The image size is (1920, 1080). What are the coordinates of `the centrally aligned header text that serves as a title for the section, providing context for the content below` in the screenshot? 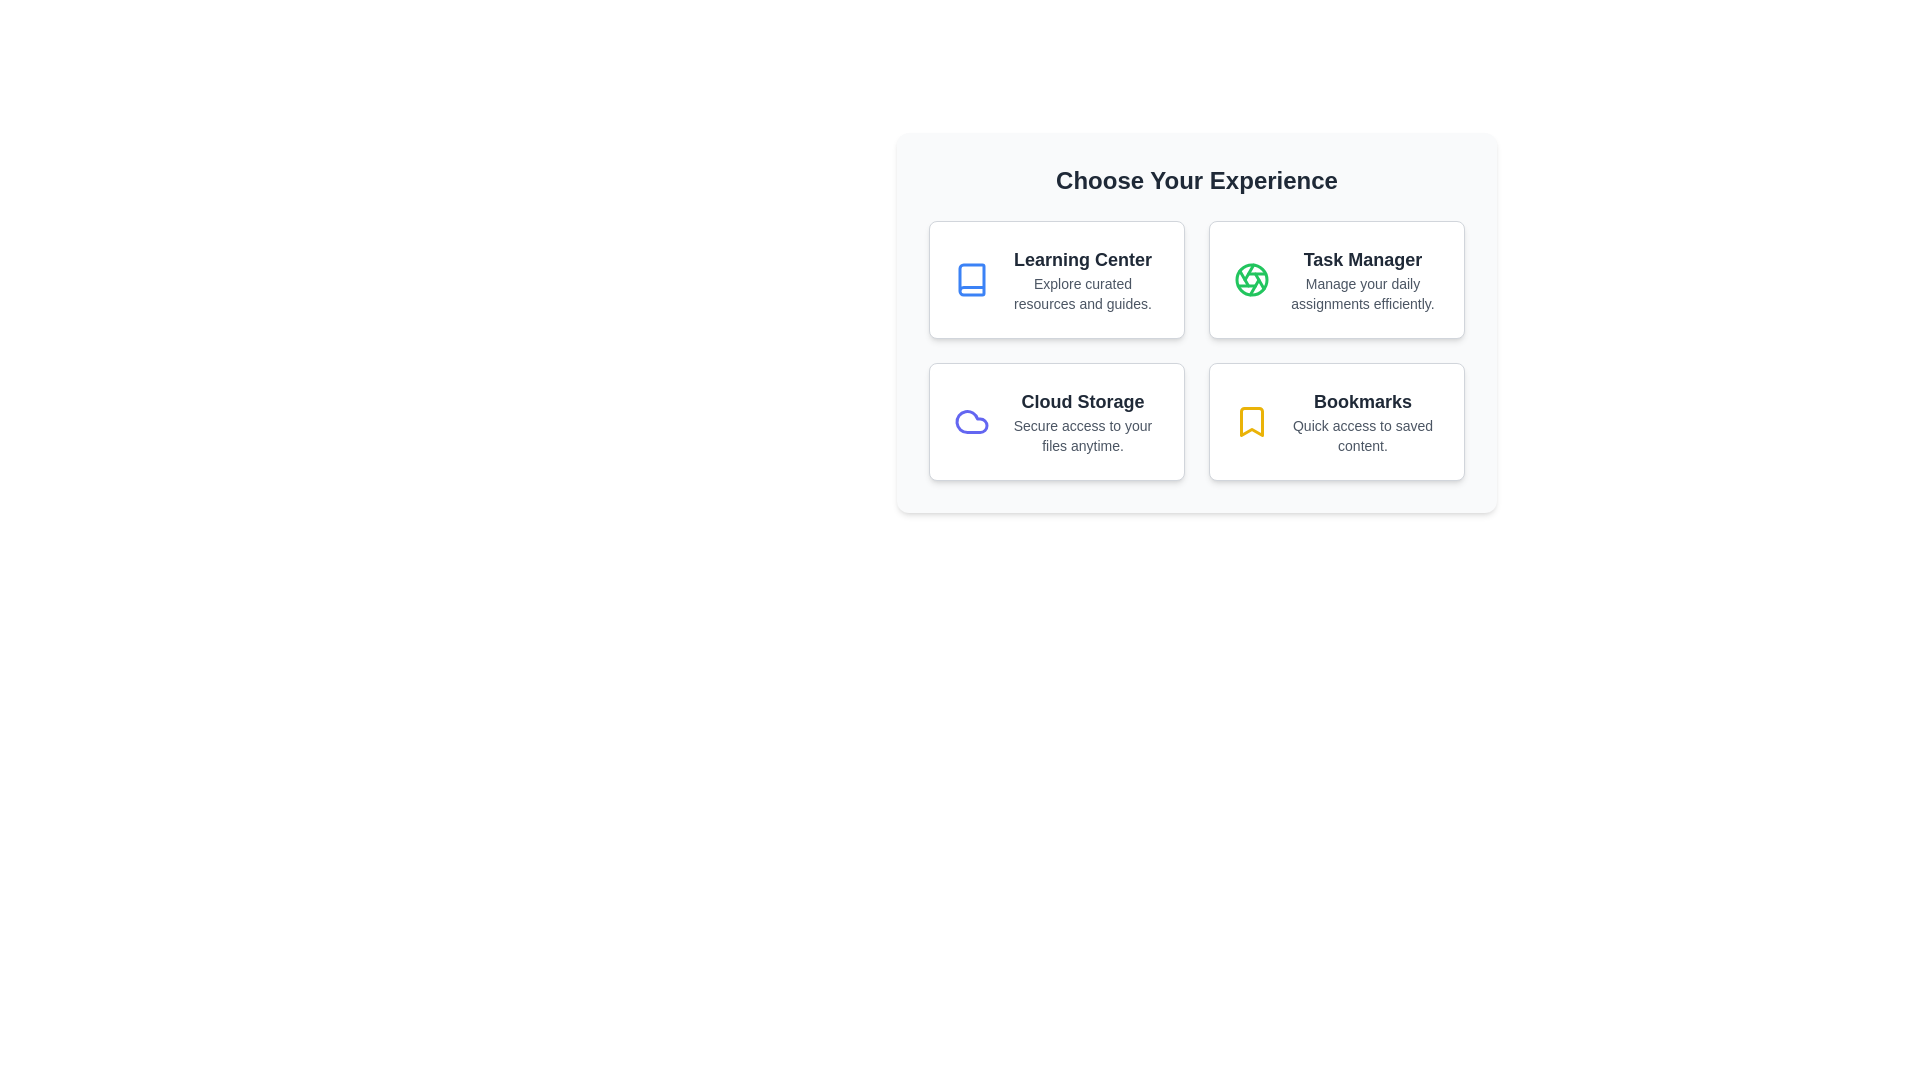 It's located at (1196, 181).